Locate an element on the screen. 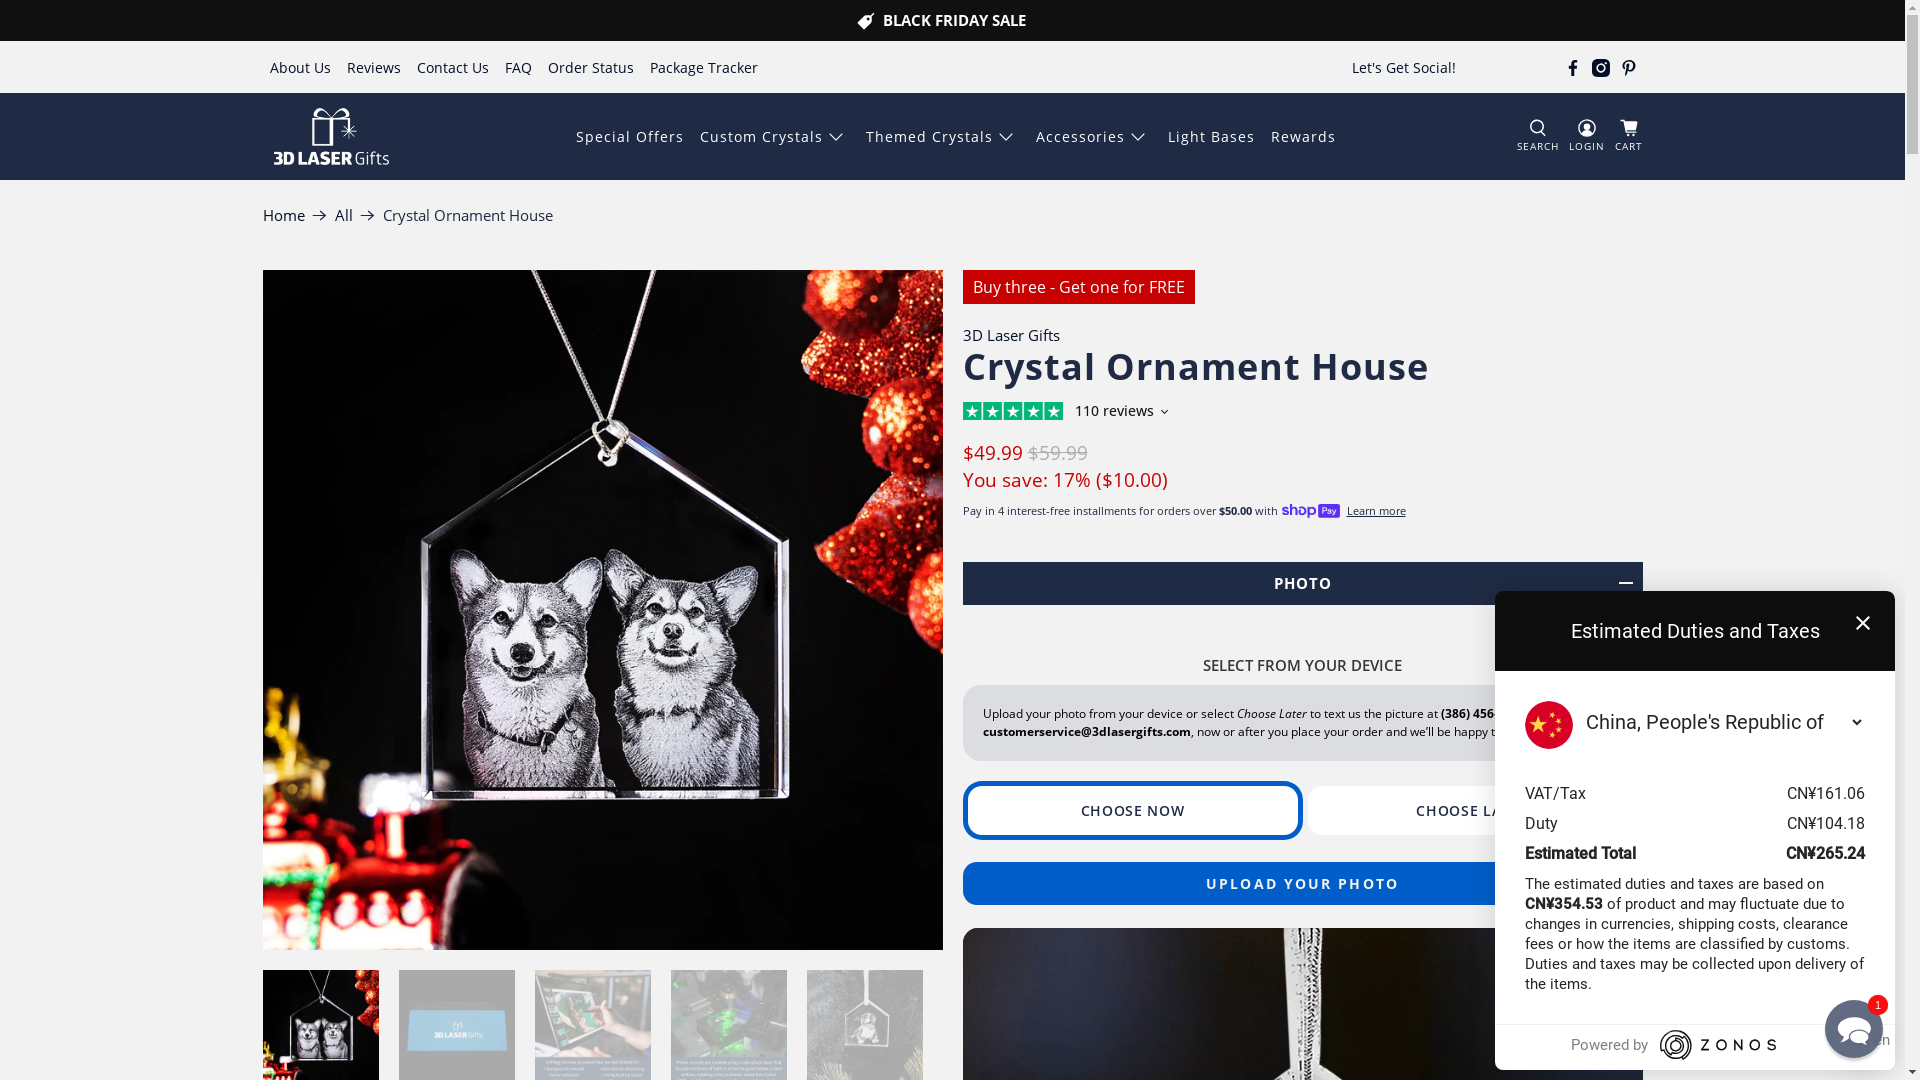 The height and width of the screenshot is (1080, 1920). 'Contact Us' is located at coordinates (451, 66).